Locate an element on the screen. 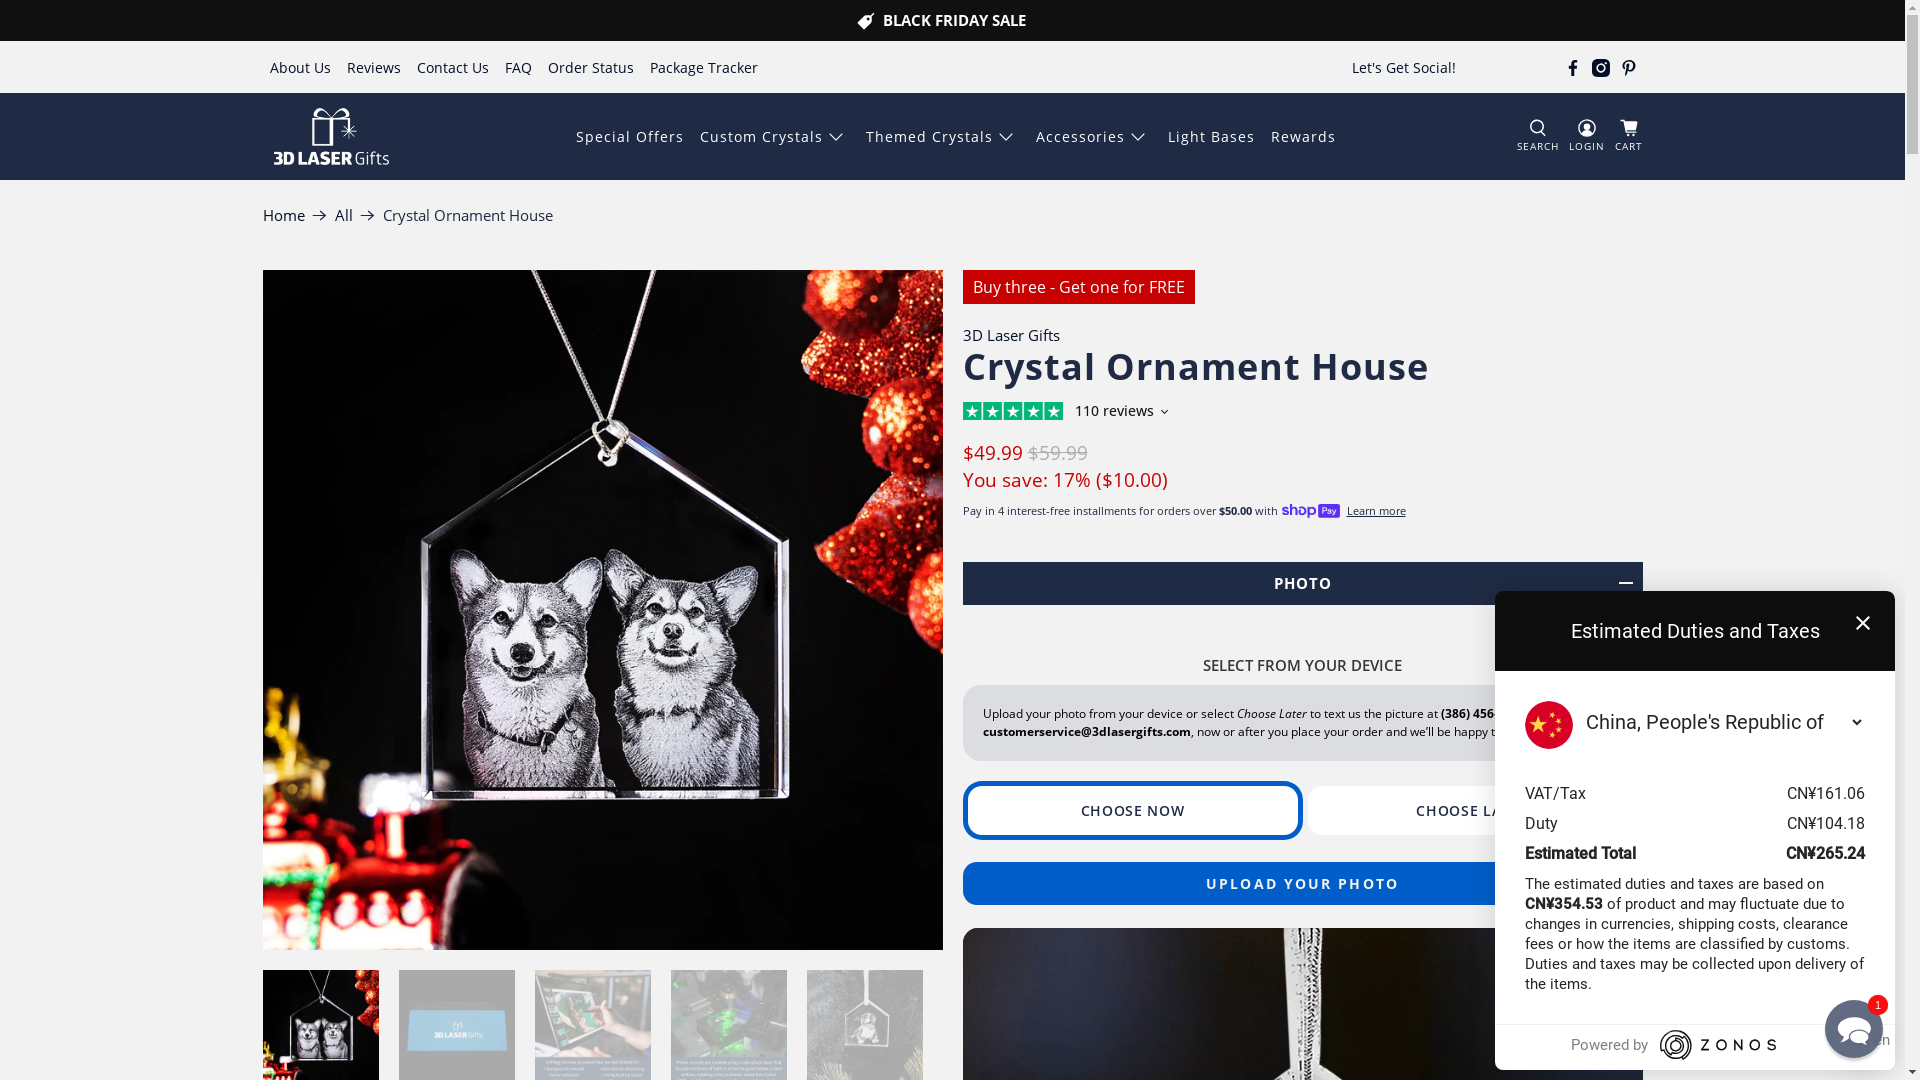 The height and width of the screenshot is (1080, 1920). 'Contact Us' is located at coordinates (451, 66).